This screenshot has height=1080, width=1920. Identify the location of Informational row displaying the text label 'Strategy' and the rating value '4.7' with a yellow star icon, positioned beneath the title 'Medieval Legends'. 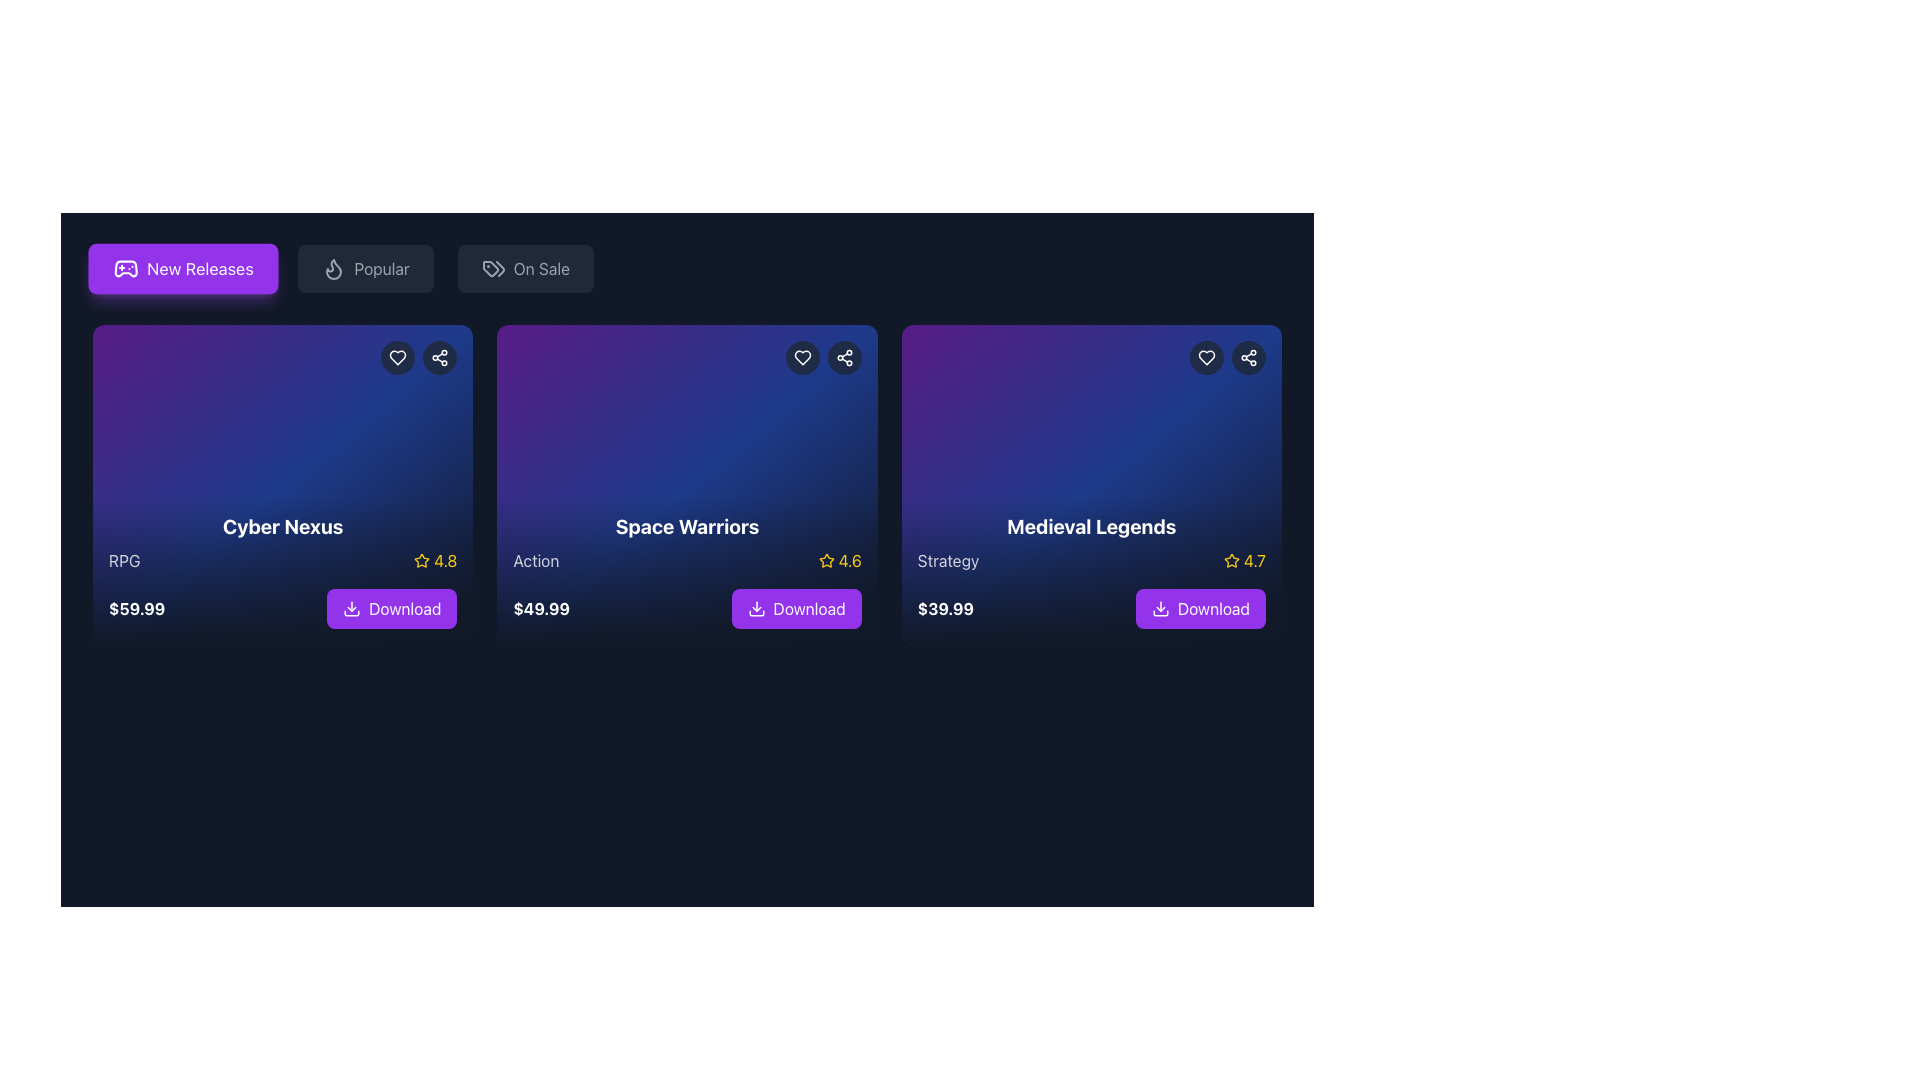
(1090, 560).